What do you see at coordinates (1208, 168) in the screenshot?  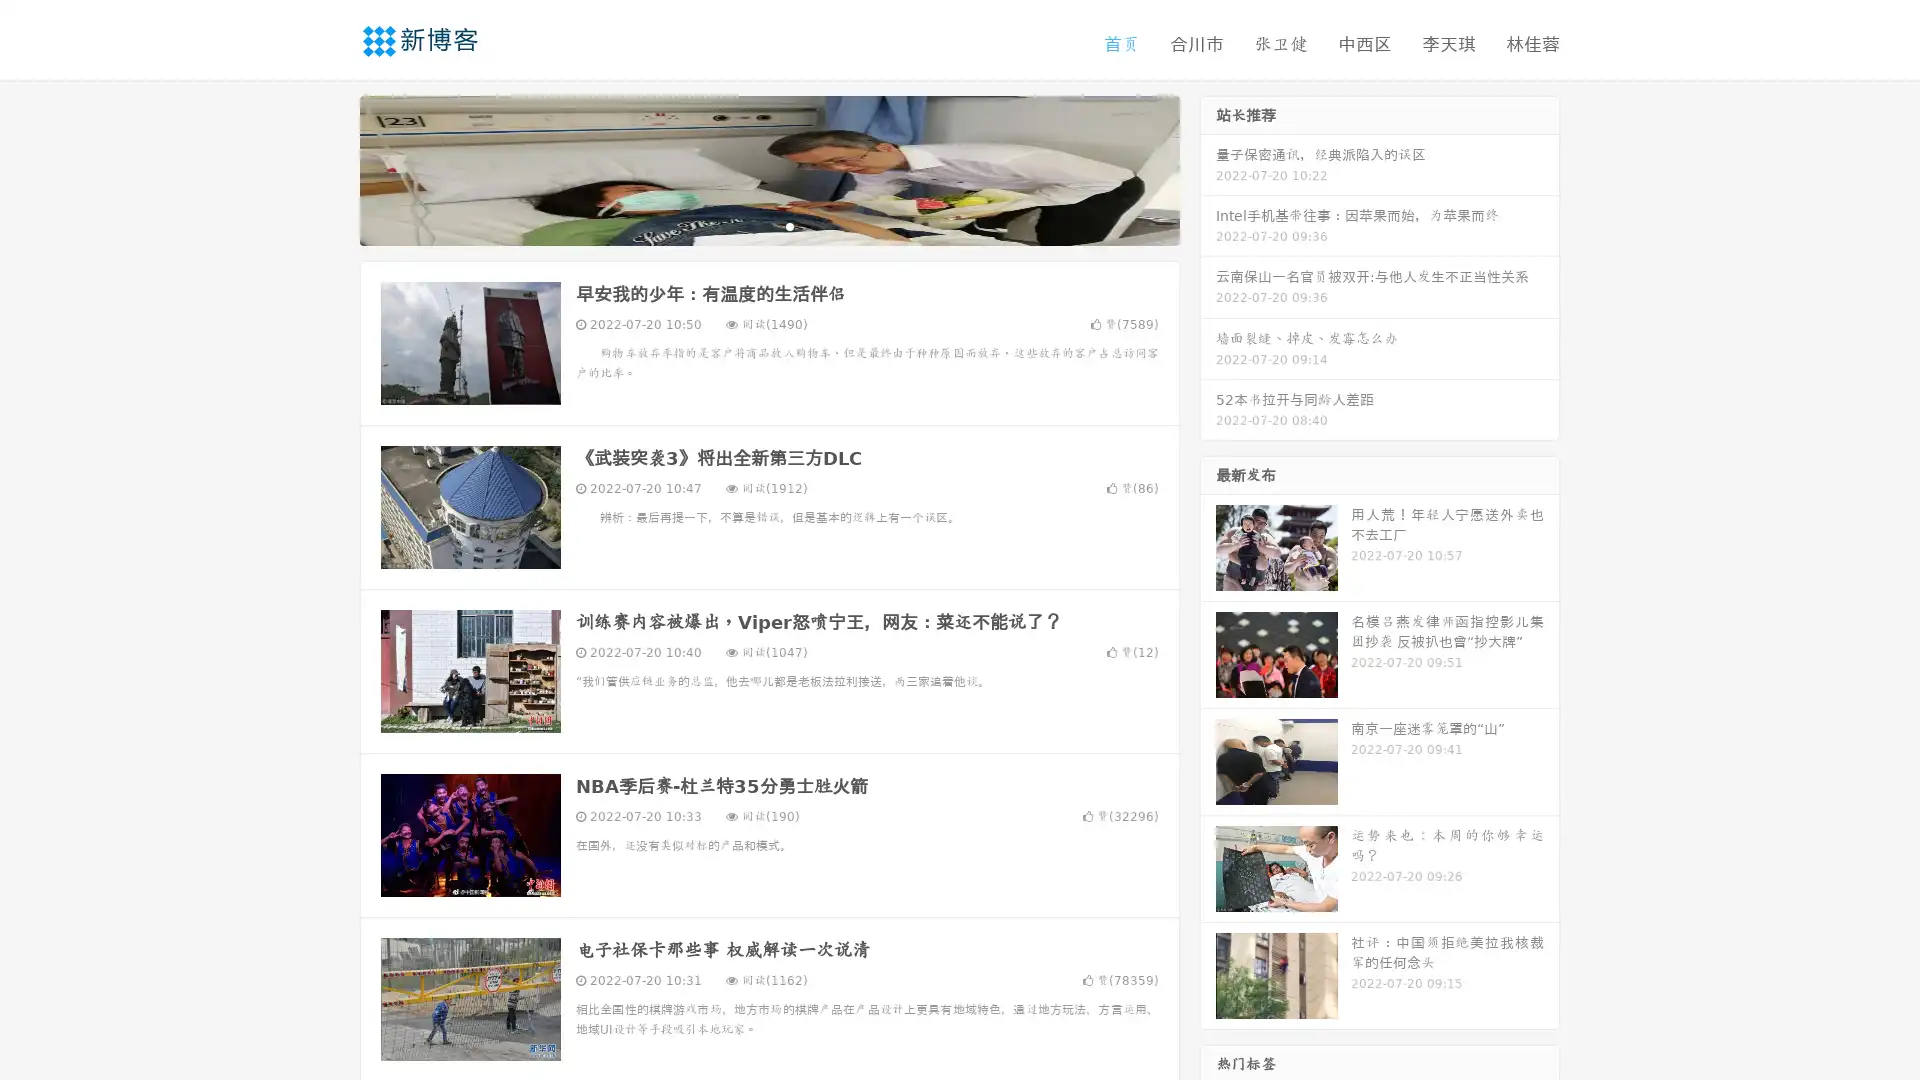 I see `Next slide` at bounding box center [1208, 168].